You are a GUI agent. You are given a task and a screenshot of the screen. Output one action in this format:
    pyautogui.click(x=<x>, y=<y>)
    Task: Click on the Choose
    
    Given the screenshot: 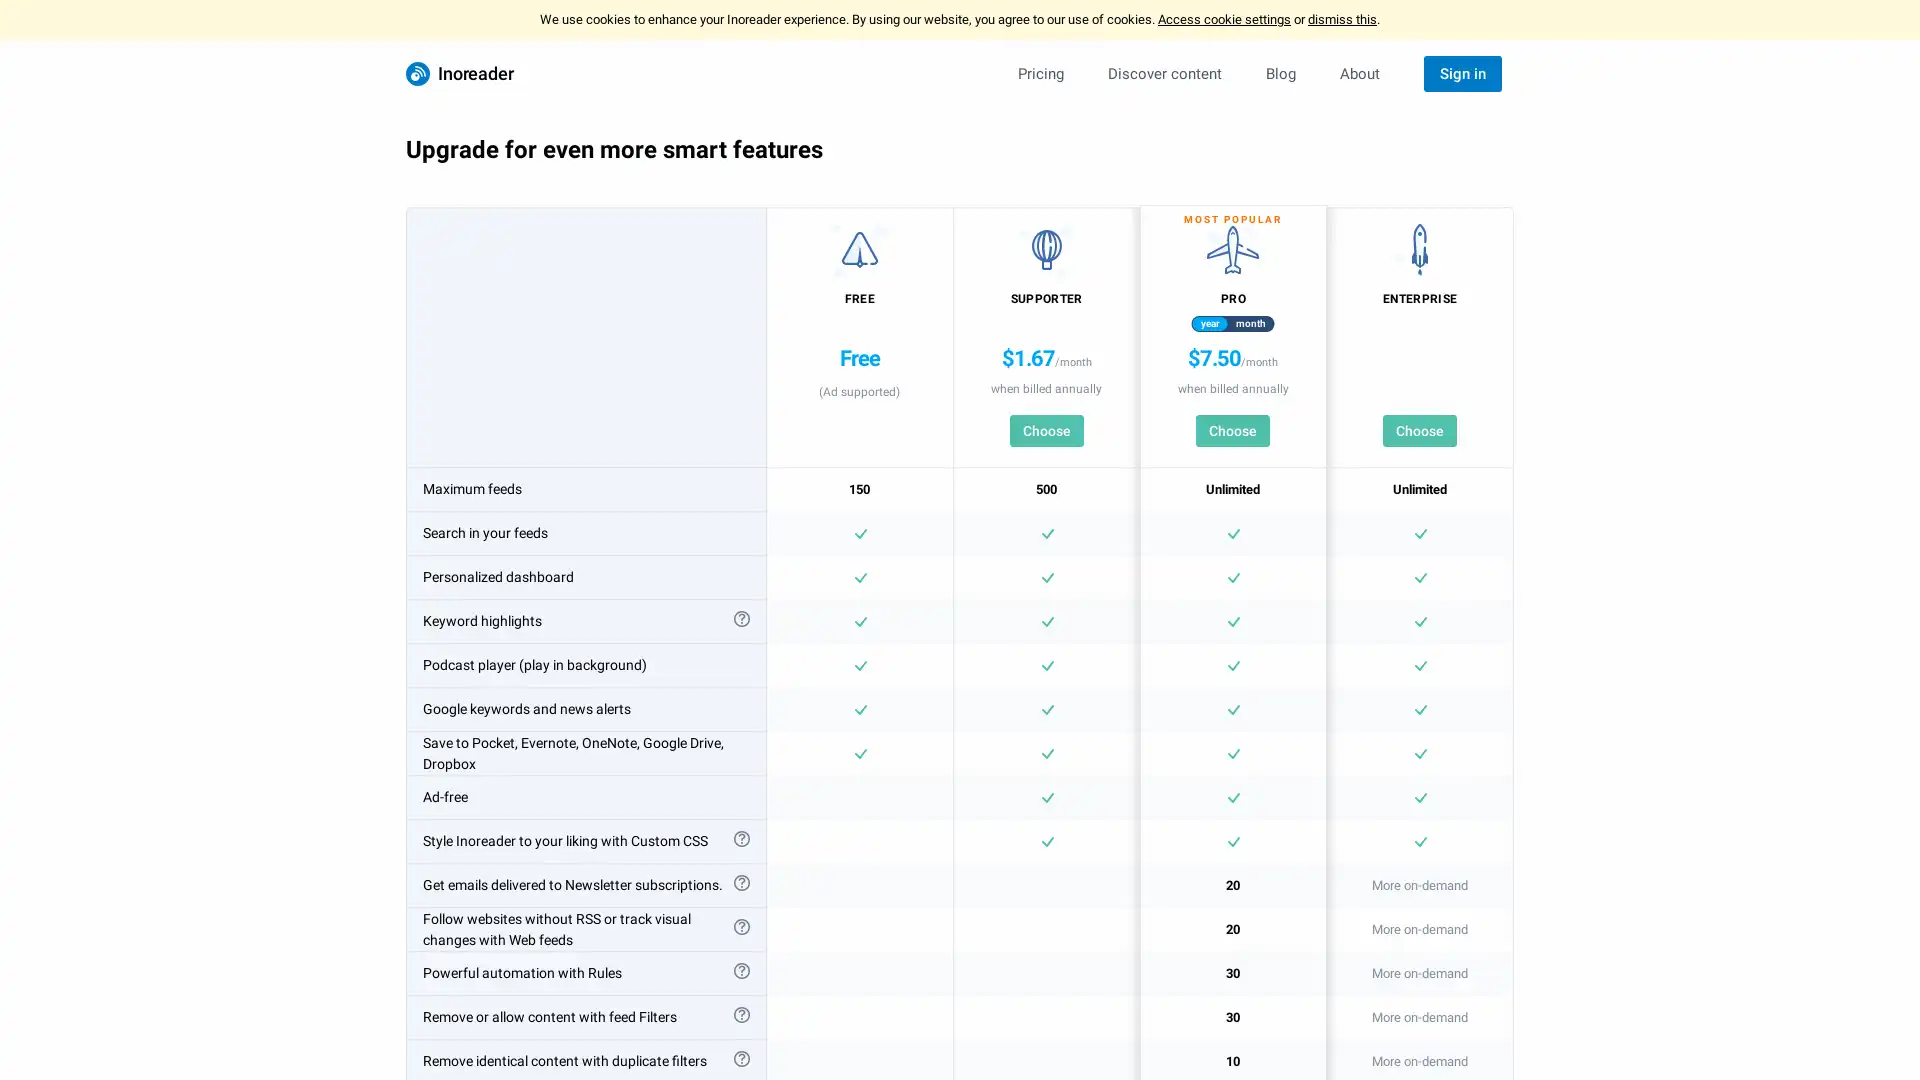 What is the action you would take?
    pyautogui.click(x=1419, y=430)
    